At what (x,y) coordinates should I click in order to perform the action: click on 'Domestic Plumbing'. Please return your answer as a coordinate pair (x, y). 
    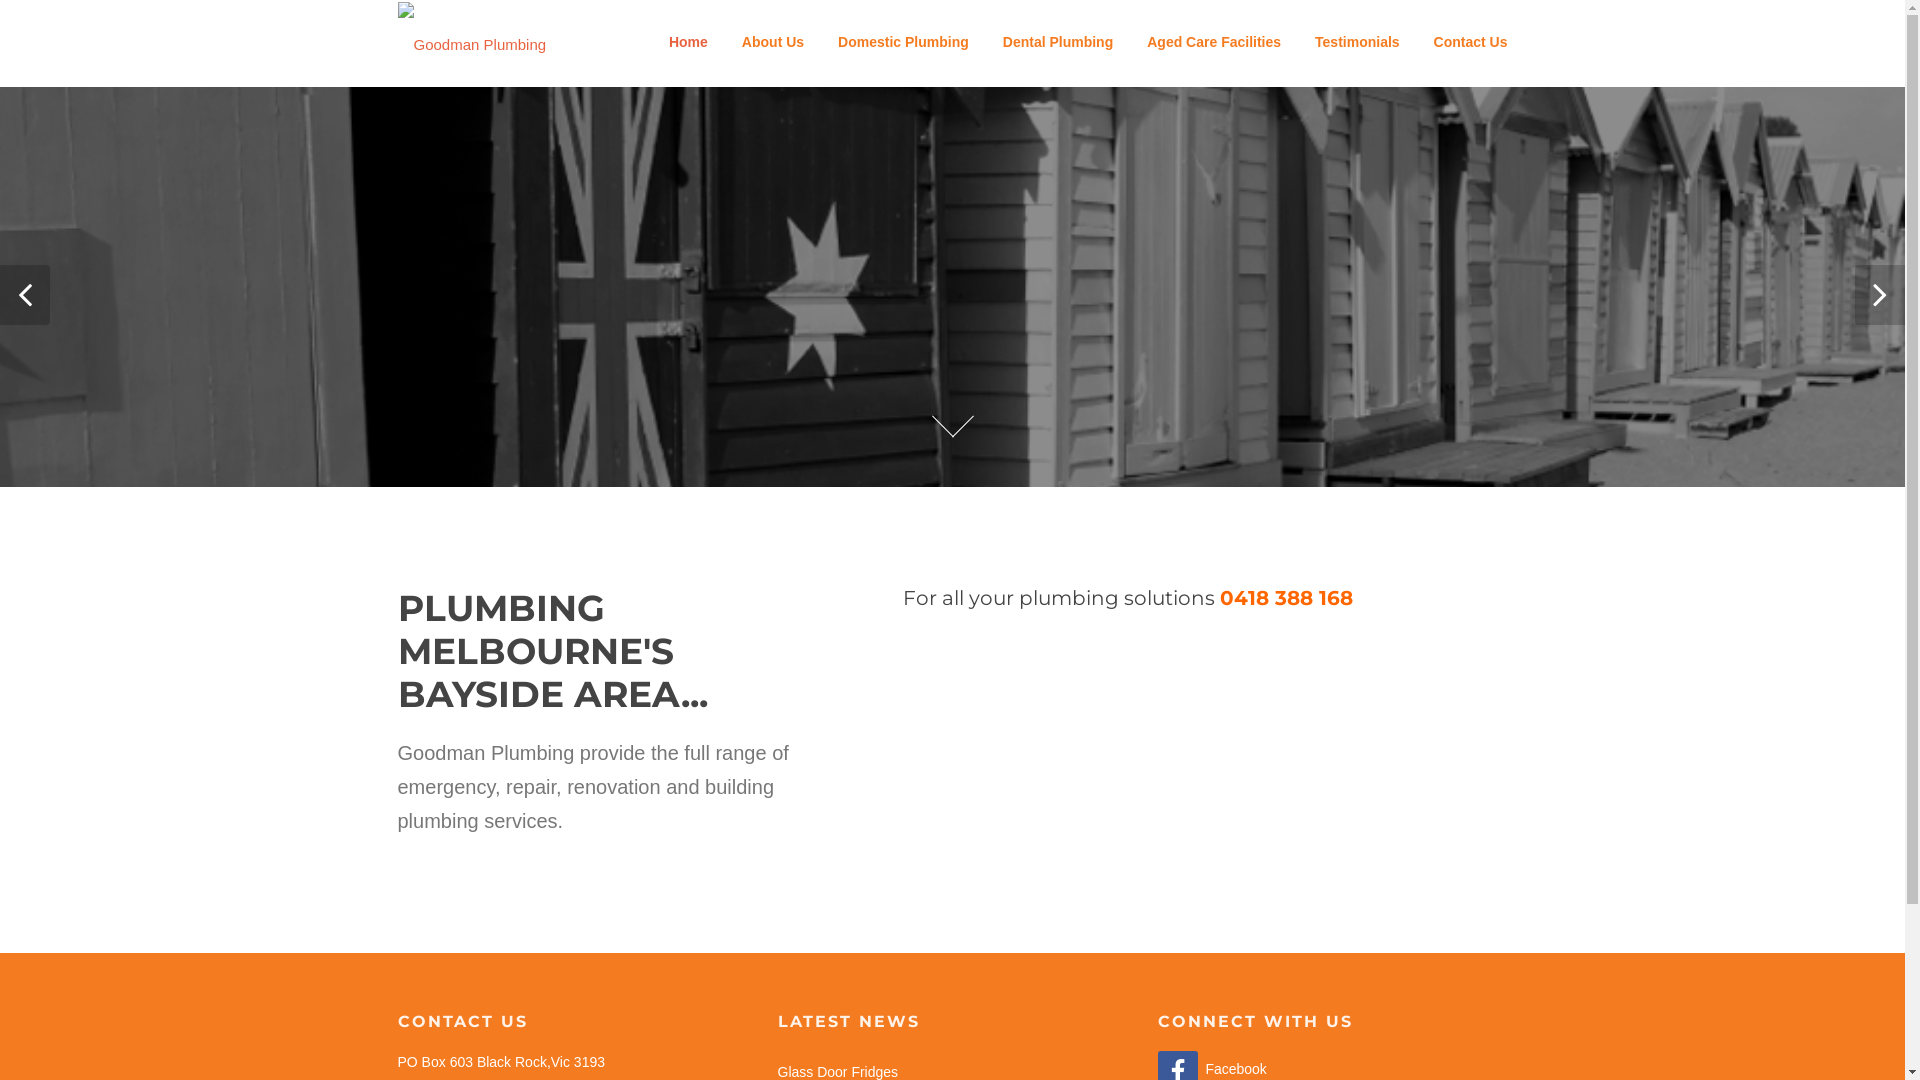
    Looking at the image, I should click on (820, 42).